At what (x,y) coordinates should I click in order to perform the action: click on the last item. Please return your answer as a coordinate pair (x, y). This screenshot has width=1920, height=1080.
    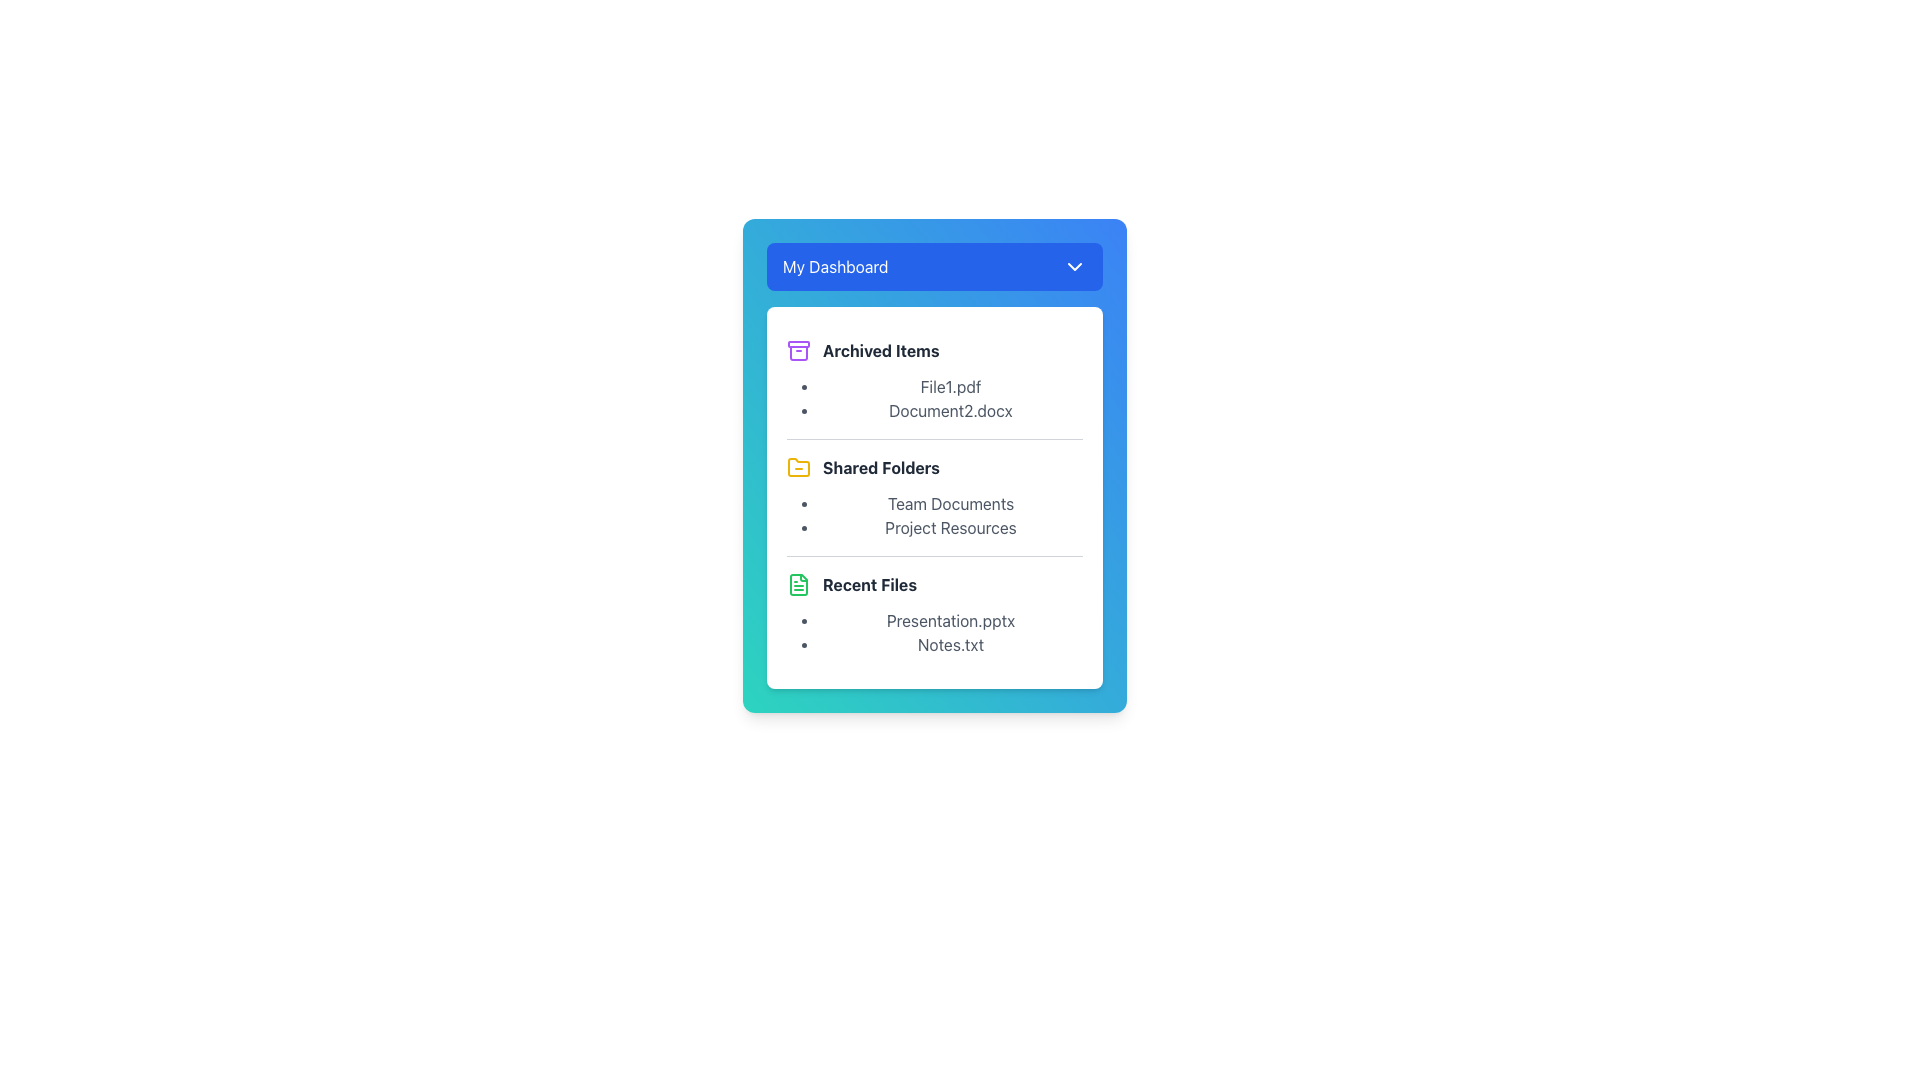
    Looking at the image, I should click on (934, 632).